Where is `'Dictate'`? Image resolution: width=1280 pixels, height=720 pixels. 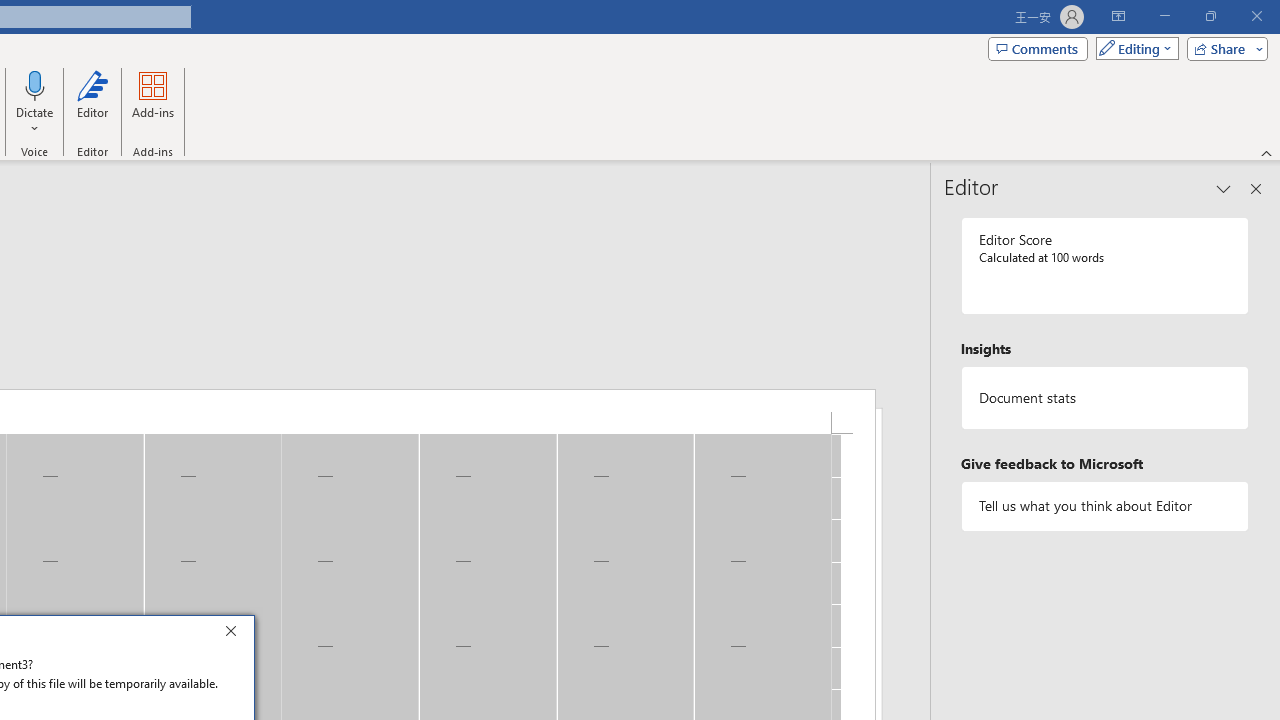 'Dictate' is located at coordinates (35, 103).